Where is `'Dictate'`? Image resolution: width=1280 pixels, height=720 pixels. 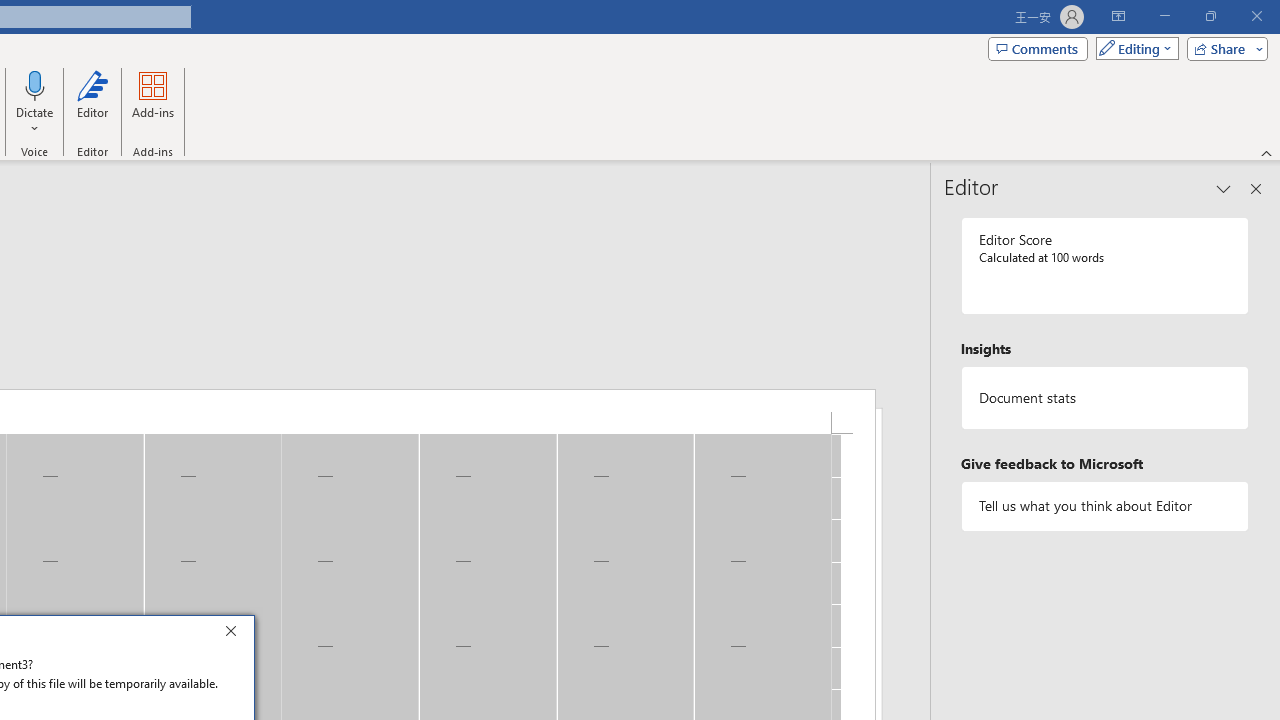 'Dictate' is located at coordinates (35, 103).